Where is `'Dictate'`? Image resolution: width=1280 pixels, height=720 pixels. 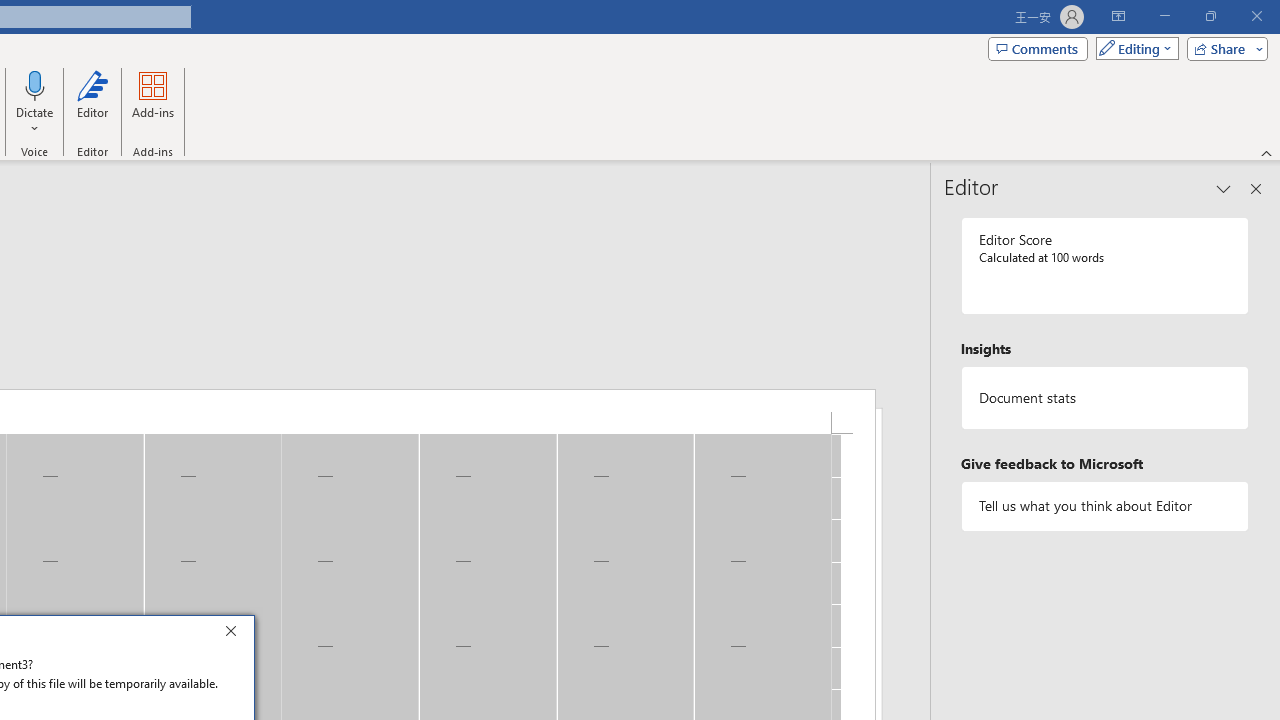 'Dictate' is located at coordinates (35, 103).